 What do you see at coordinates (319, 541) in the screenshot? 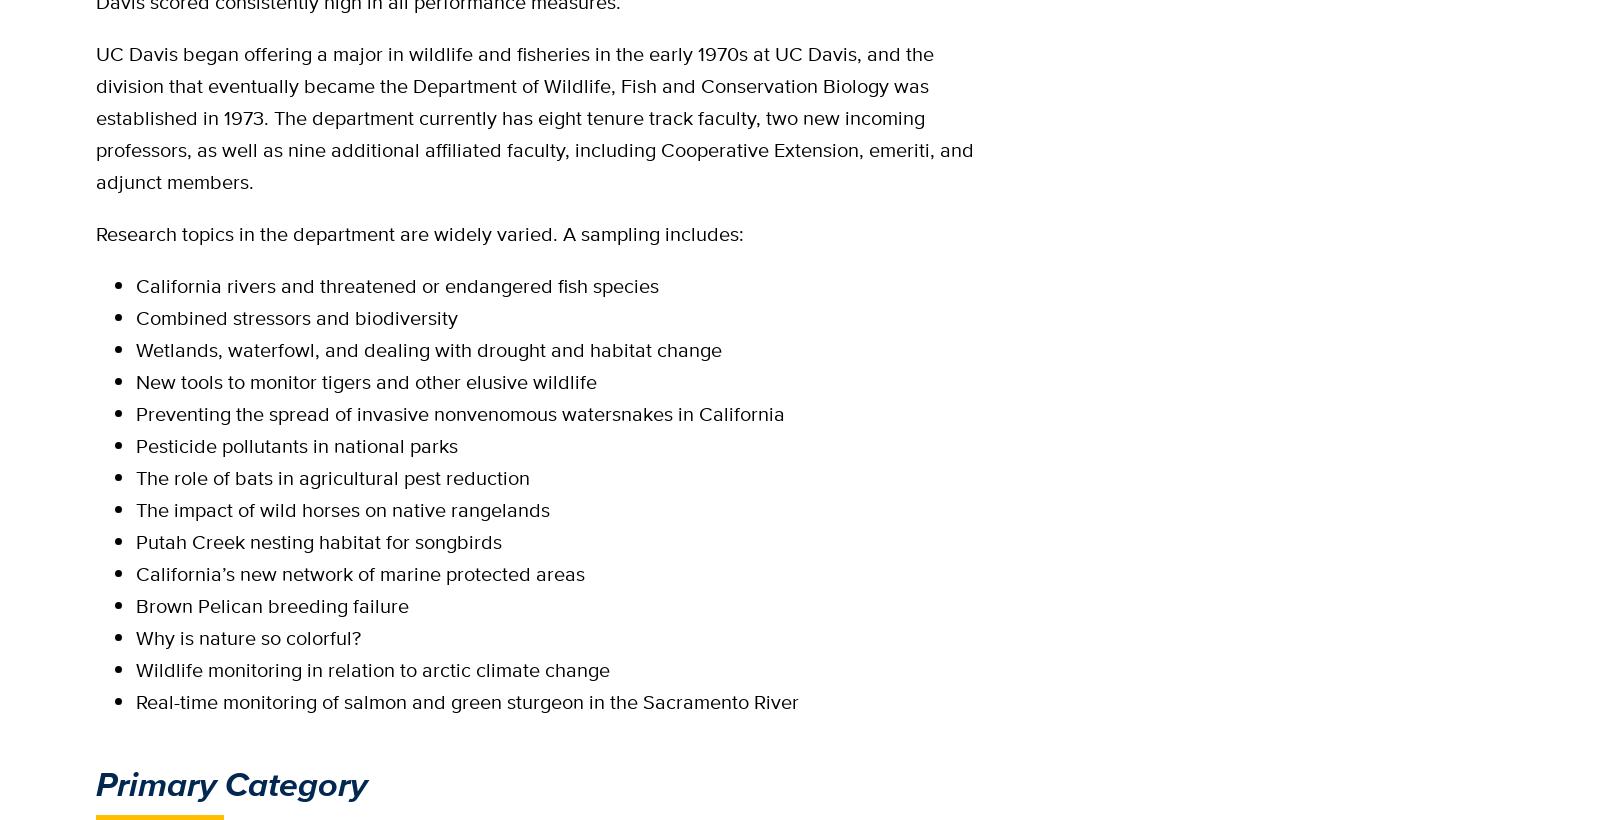
I see `'Putah Creek nesting habitat for songbirds'` at bounding box center [319, 541].